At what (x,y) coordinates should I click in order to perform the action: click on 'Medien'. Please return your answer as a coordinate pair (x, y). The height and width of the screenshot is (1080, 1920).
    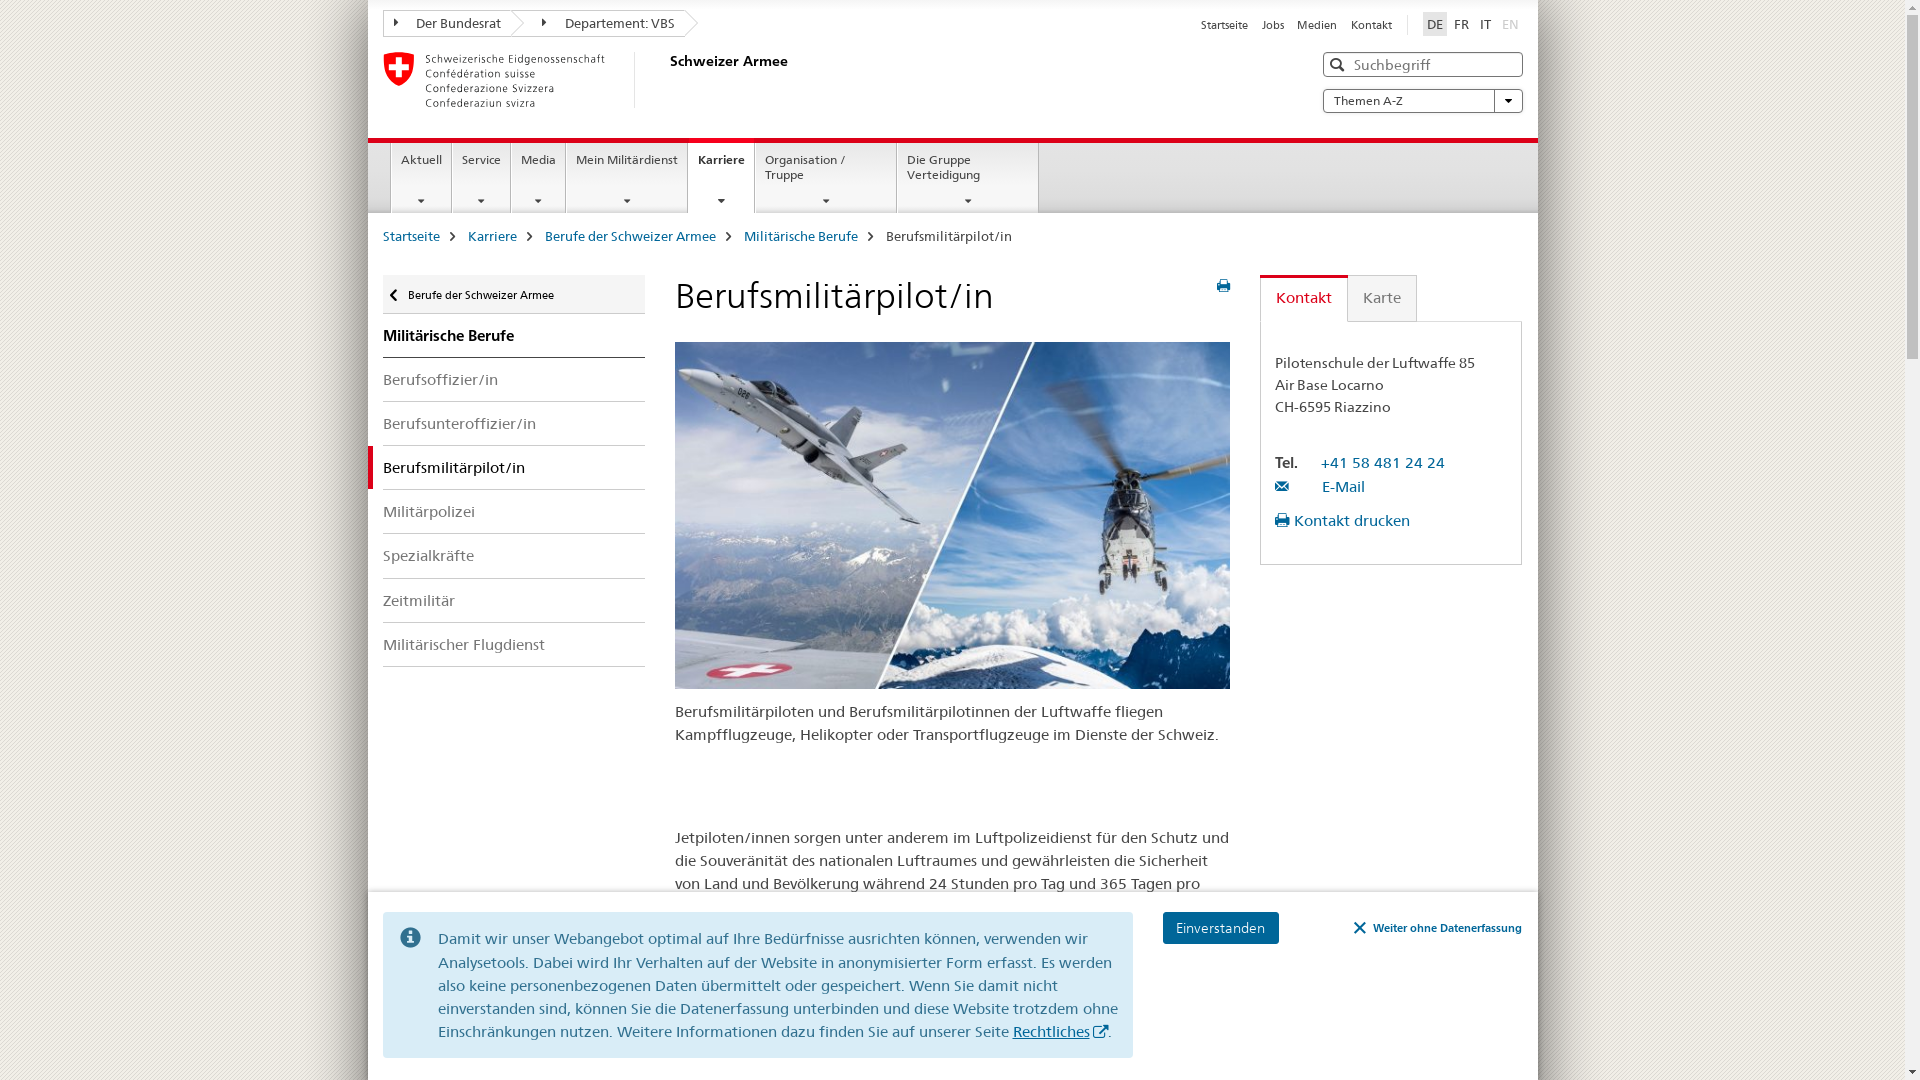
    Looking at the image, I should click on (1316, 24).